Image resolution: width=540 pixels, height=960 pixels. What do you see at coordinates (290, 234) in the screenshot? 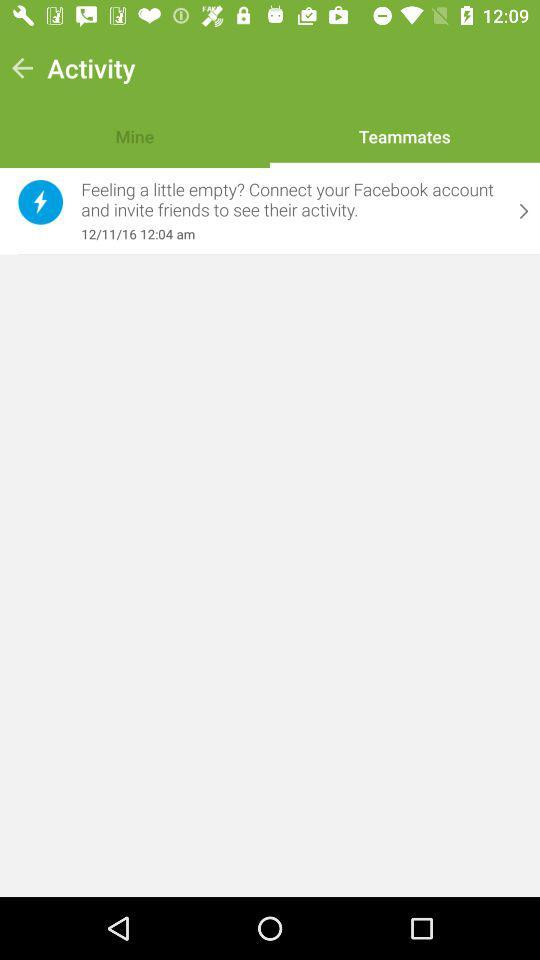
I see `item below the feeling a little item` at bounding box center [290, 234].